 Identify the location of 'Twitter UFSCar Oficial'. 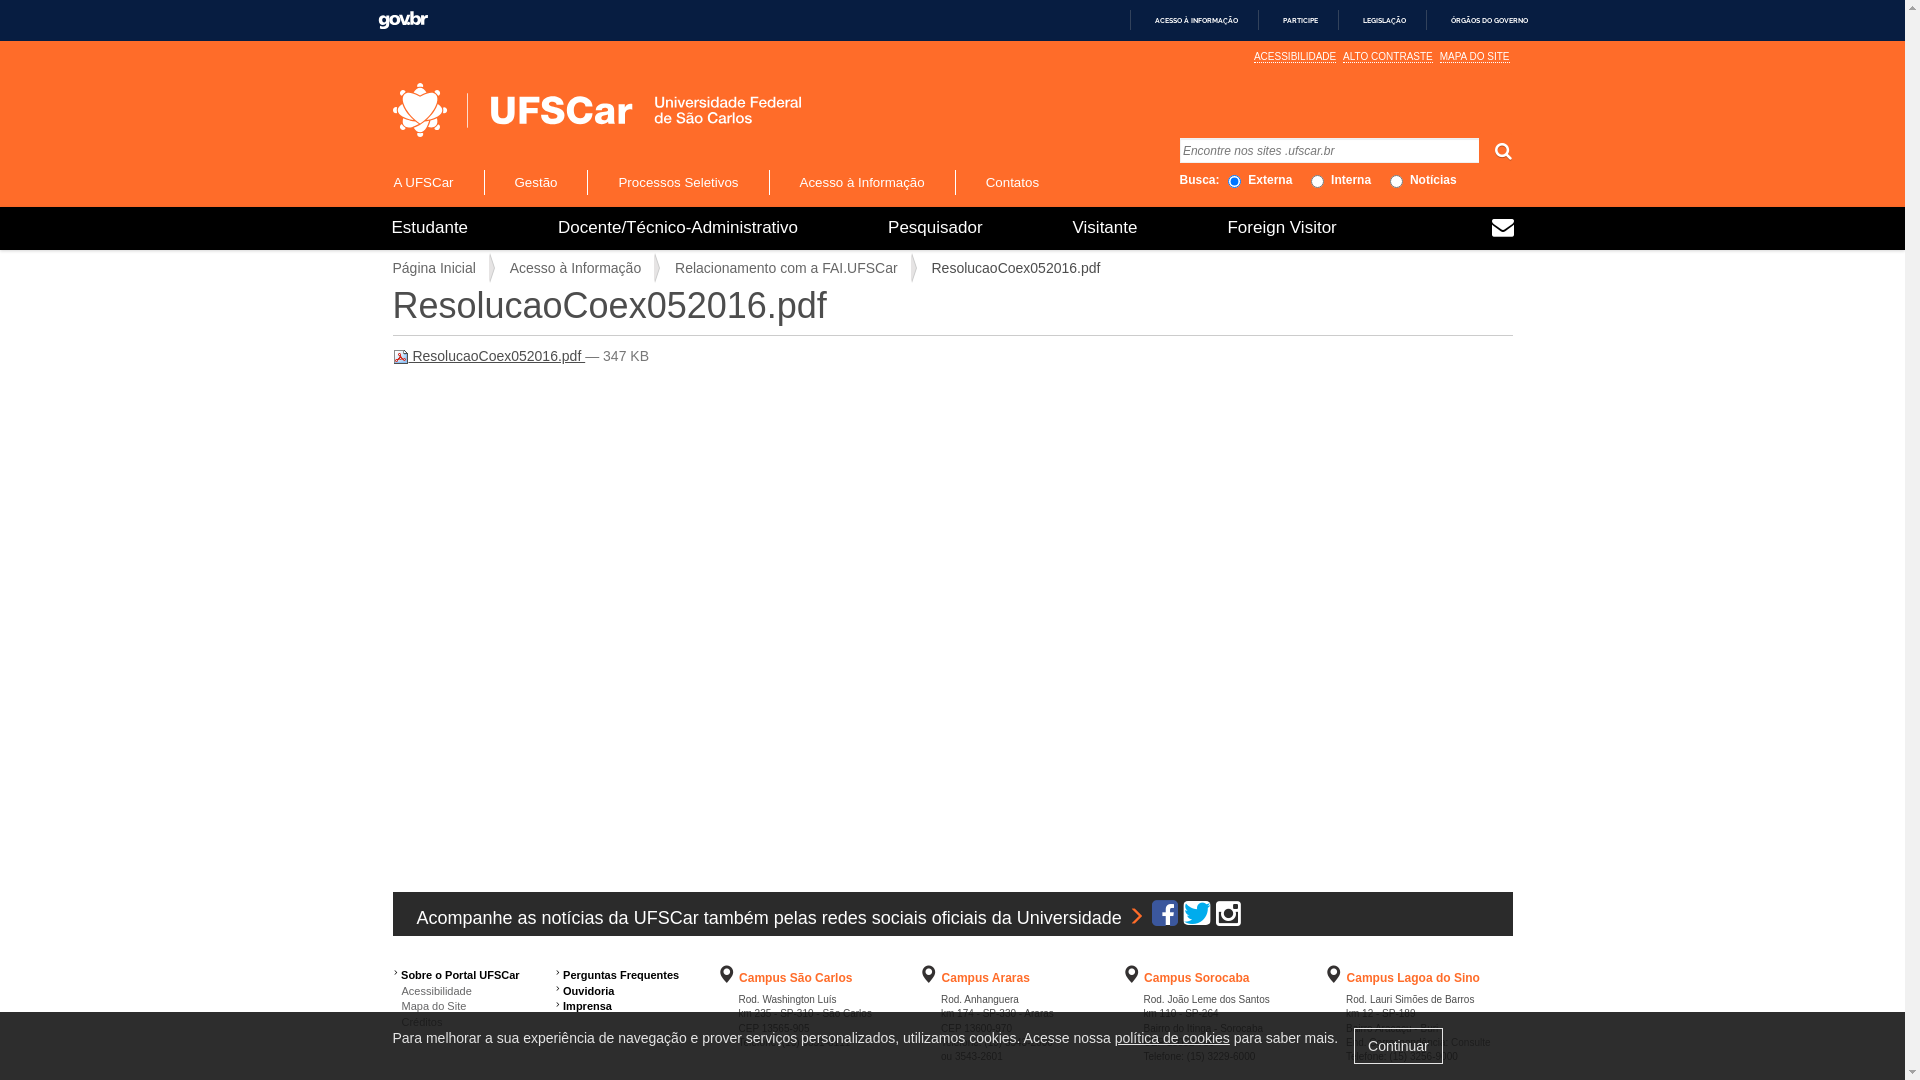
(1196, 918).